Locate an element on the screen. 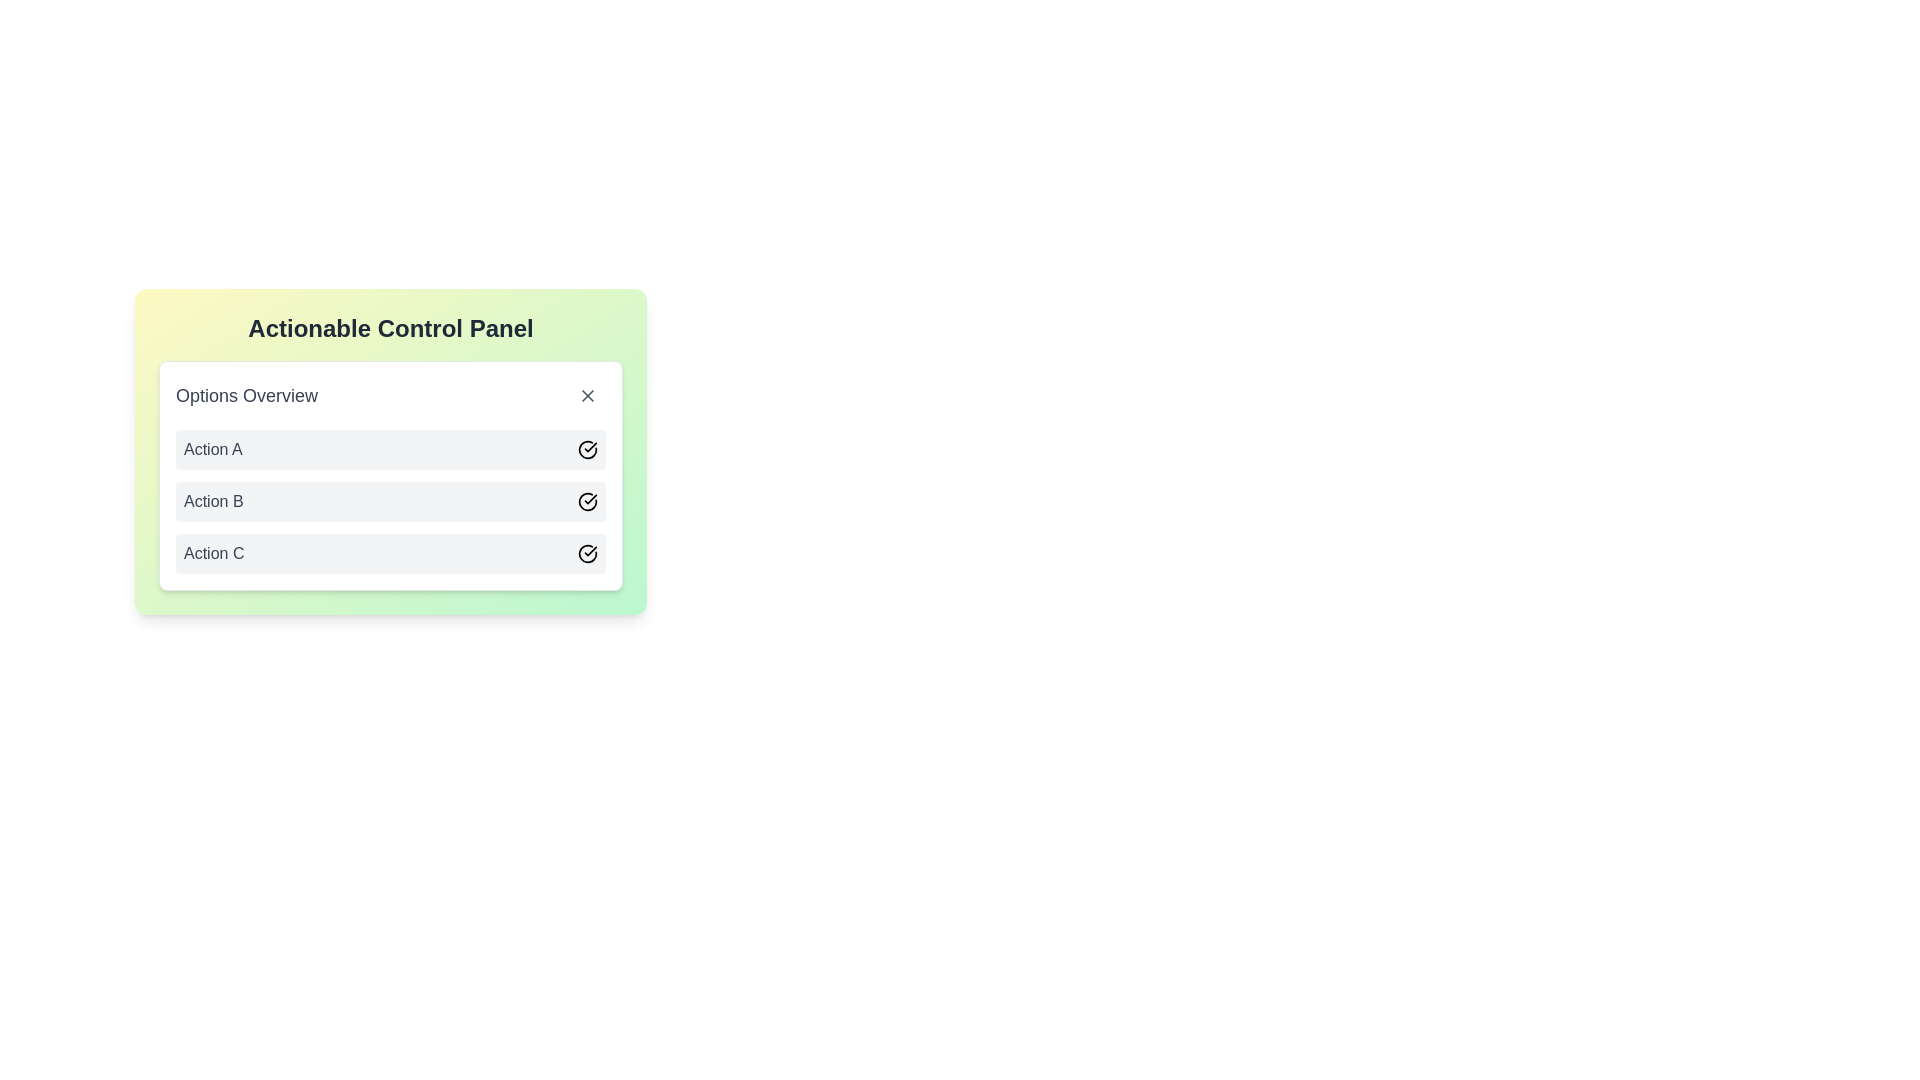 Image resolution: width=1920 pixels, height=1080 pixels. the 'Options Overview' label, which is a prominent section title styled in gray, located at the top-left corner of its containing card is located at coordinates (246, 396).